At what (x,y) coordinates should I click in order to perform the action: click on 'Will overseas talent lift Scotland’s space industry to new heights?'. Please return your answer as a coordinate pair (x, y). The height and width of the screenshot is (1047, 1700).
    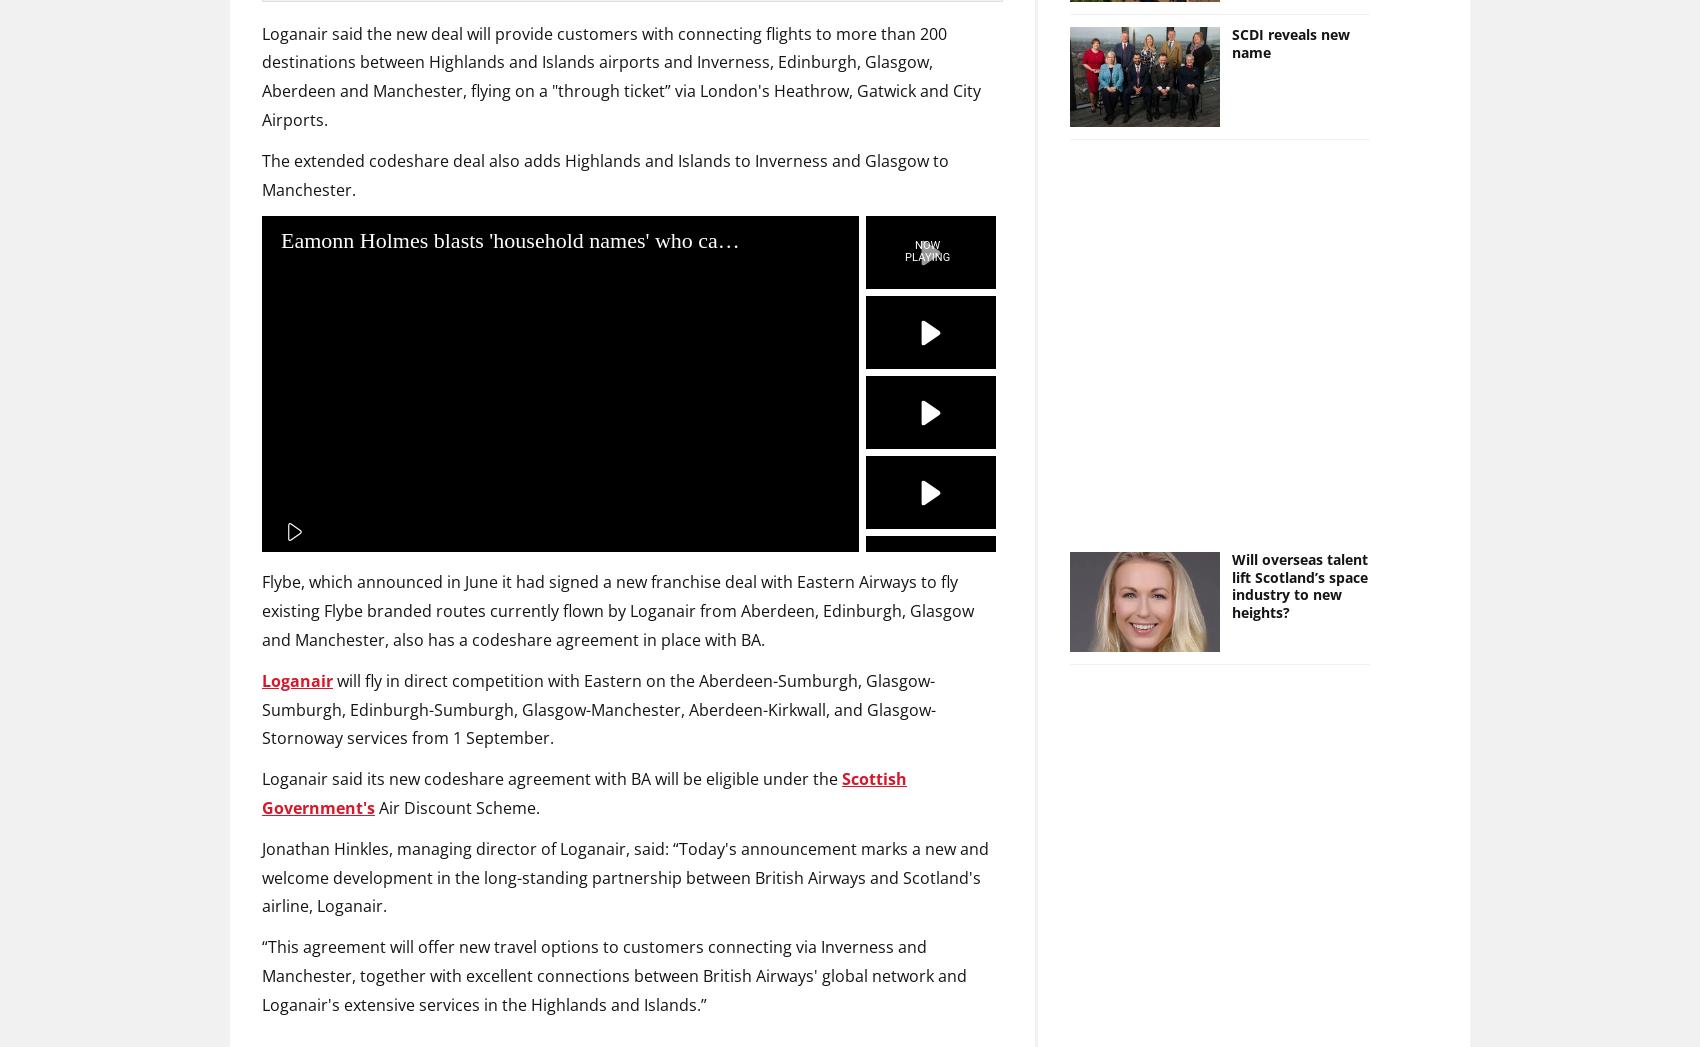
    Looking at the image, I should click on (1298, 585).